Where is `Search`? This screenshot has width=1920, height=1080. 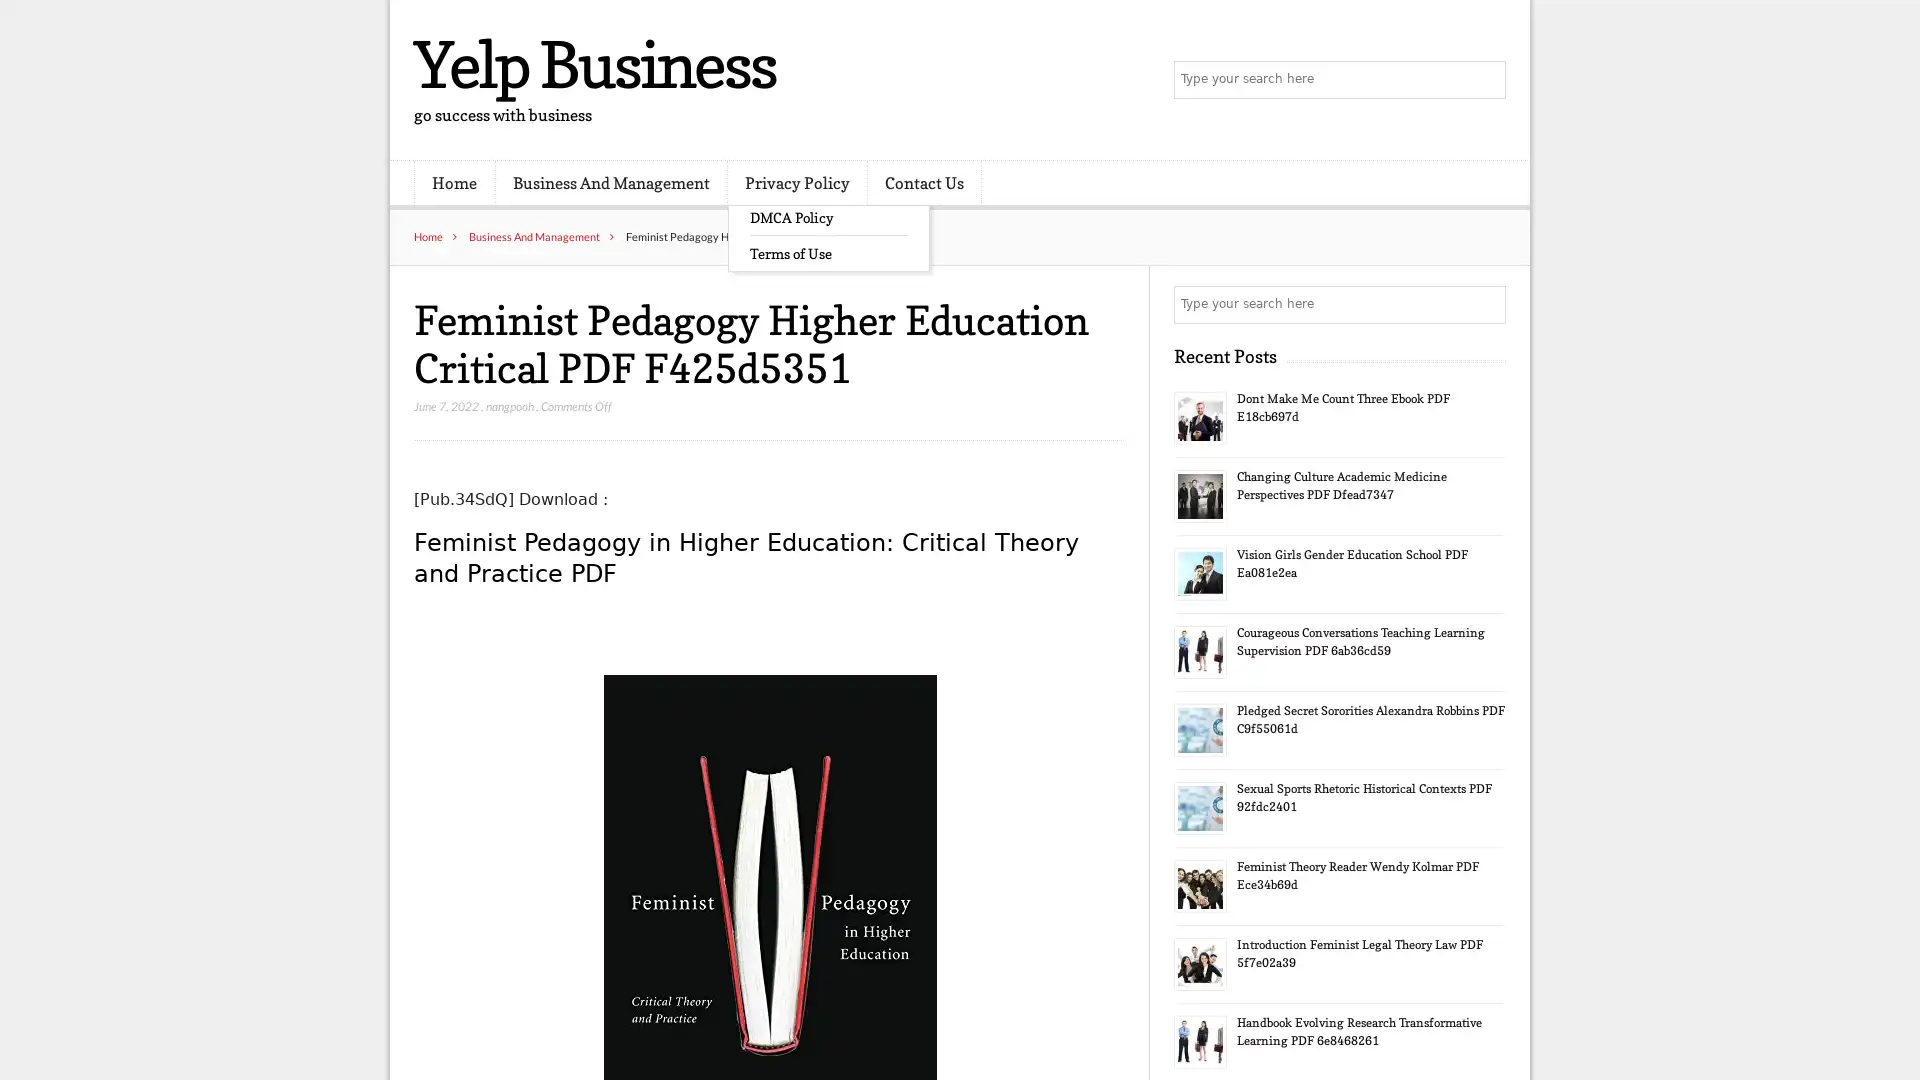
Search is located at coordinates (1485, 80).